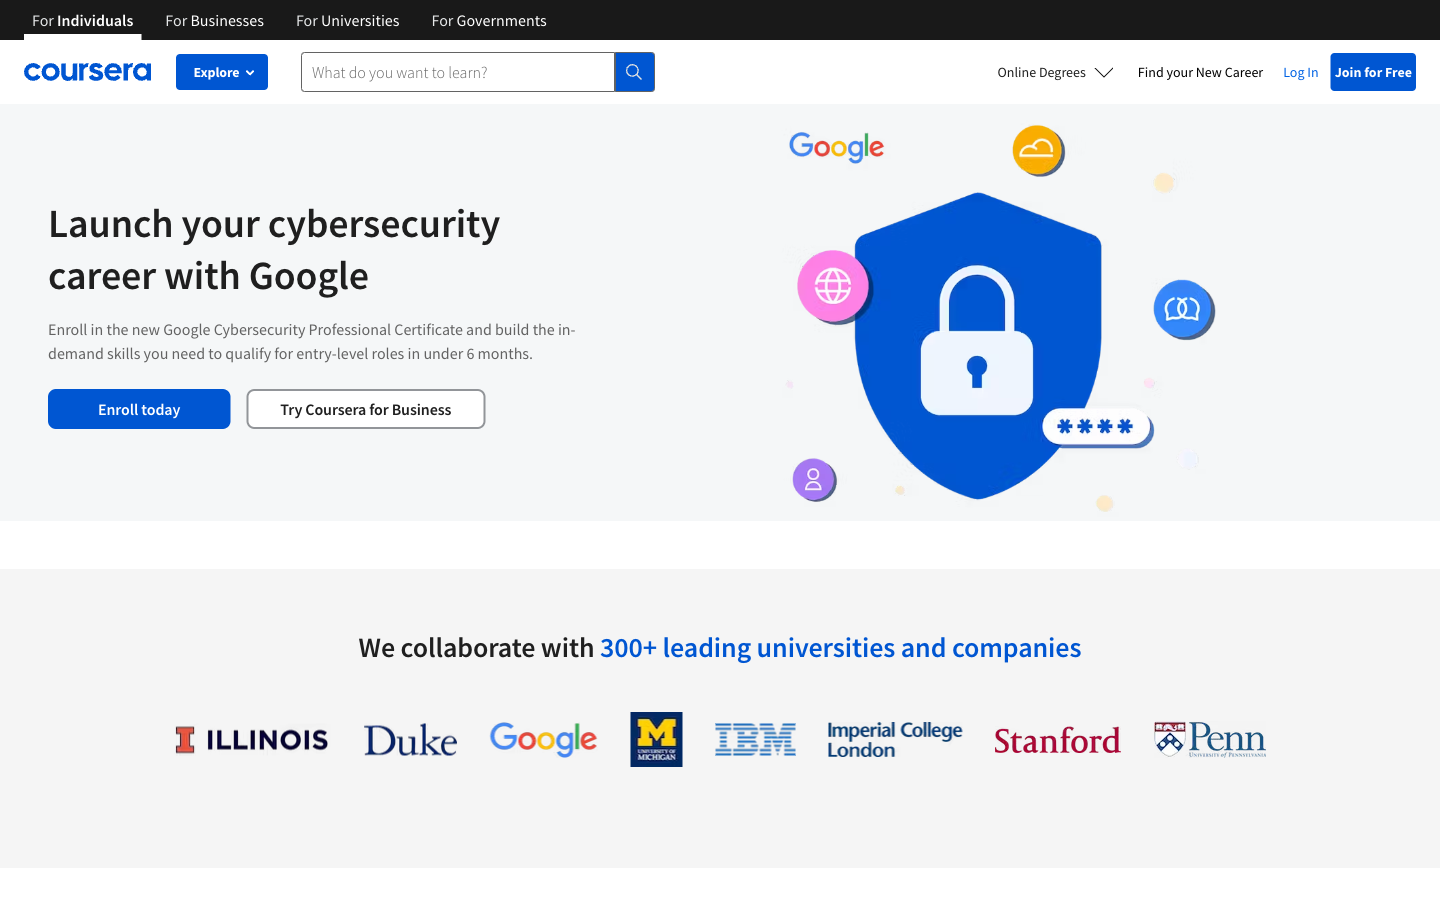  I want to click on the Government section on Coursera, so click(488, 18).